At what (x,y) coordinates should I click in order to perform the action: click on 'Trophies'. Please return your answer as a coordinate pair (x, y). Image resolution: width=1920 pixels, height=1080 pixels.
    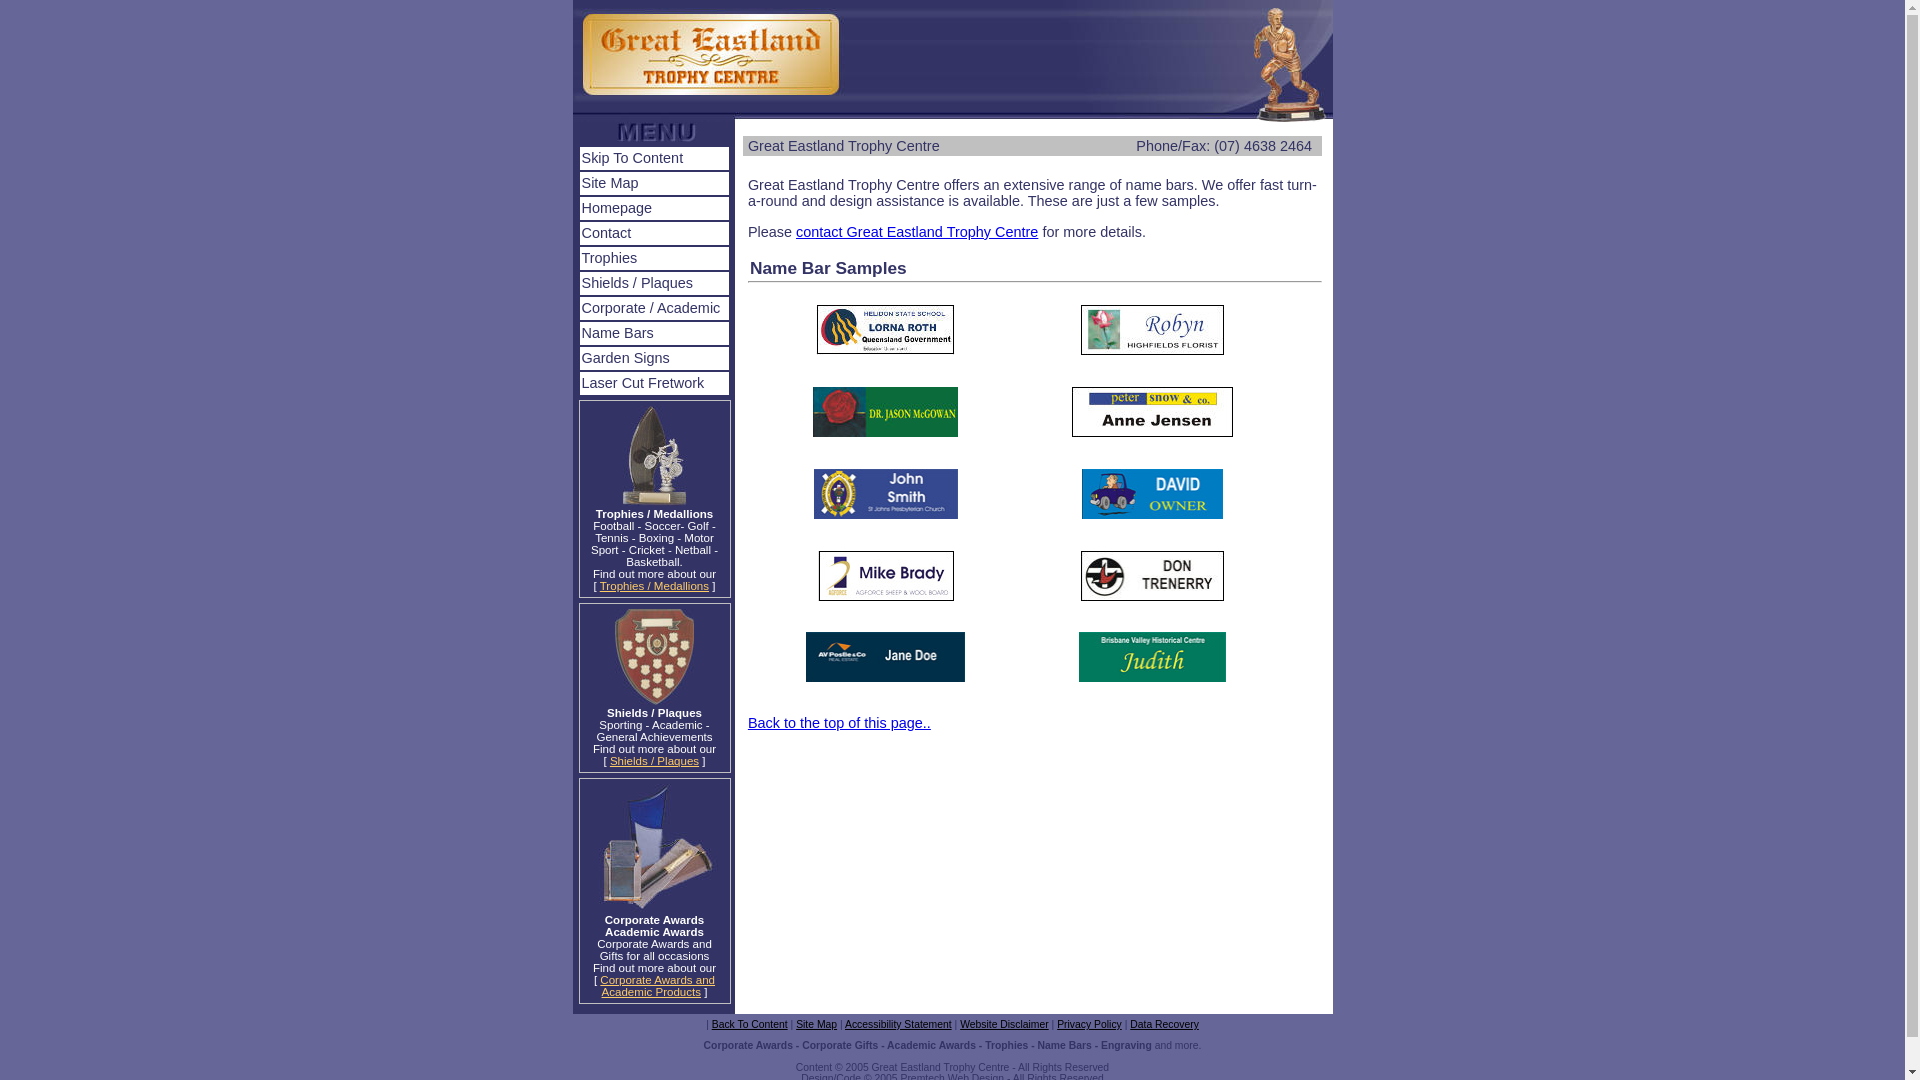
    Looking at the image, I should click on (654, 257).